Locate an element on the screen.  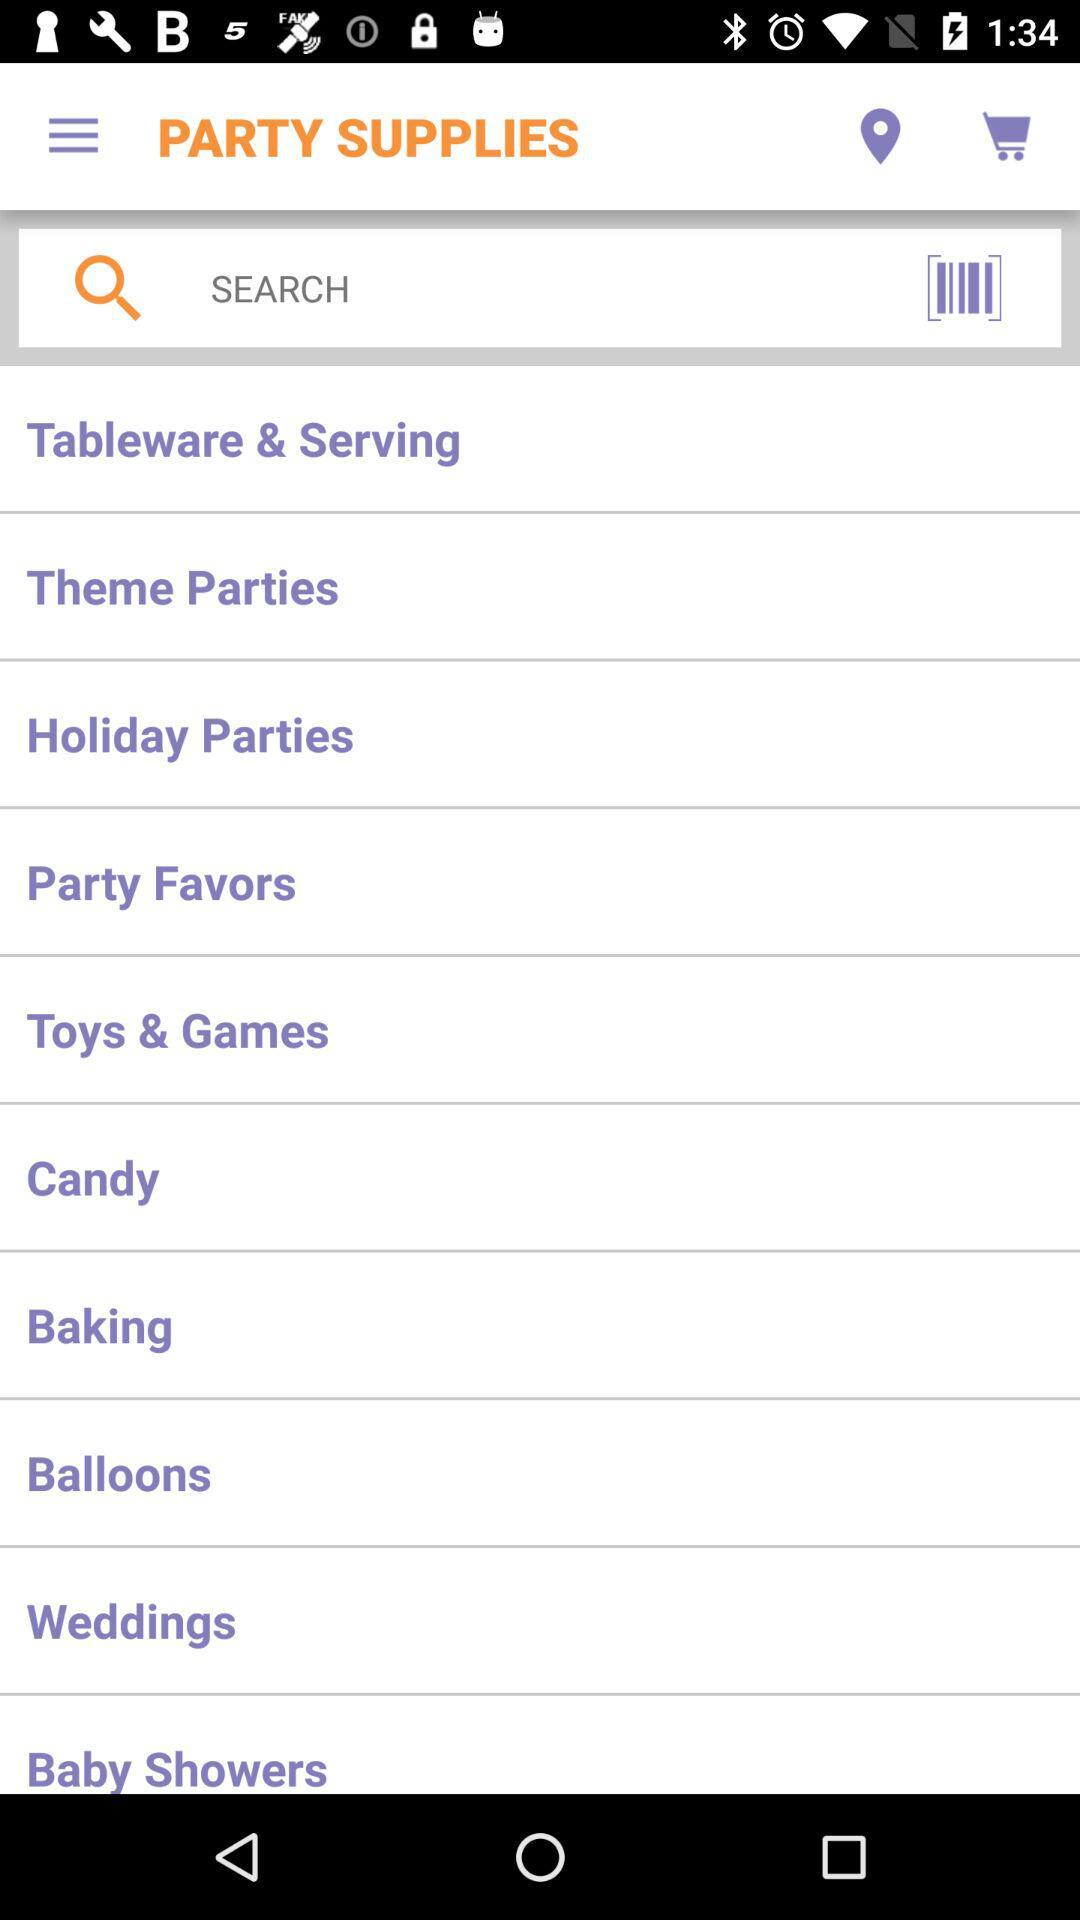
the holiday parties icon is located at coordinates (540, 732).